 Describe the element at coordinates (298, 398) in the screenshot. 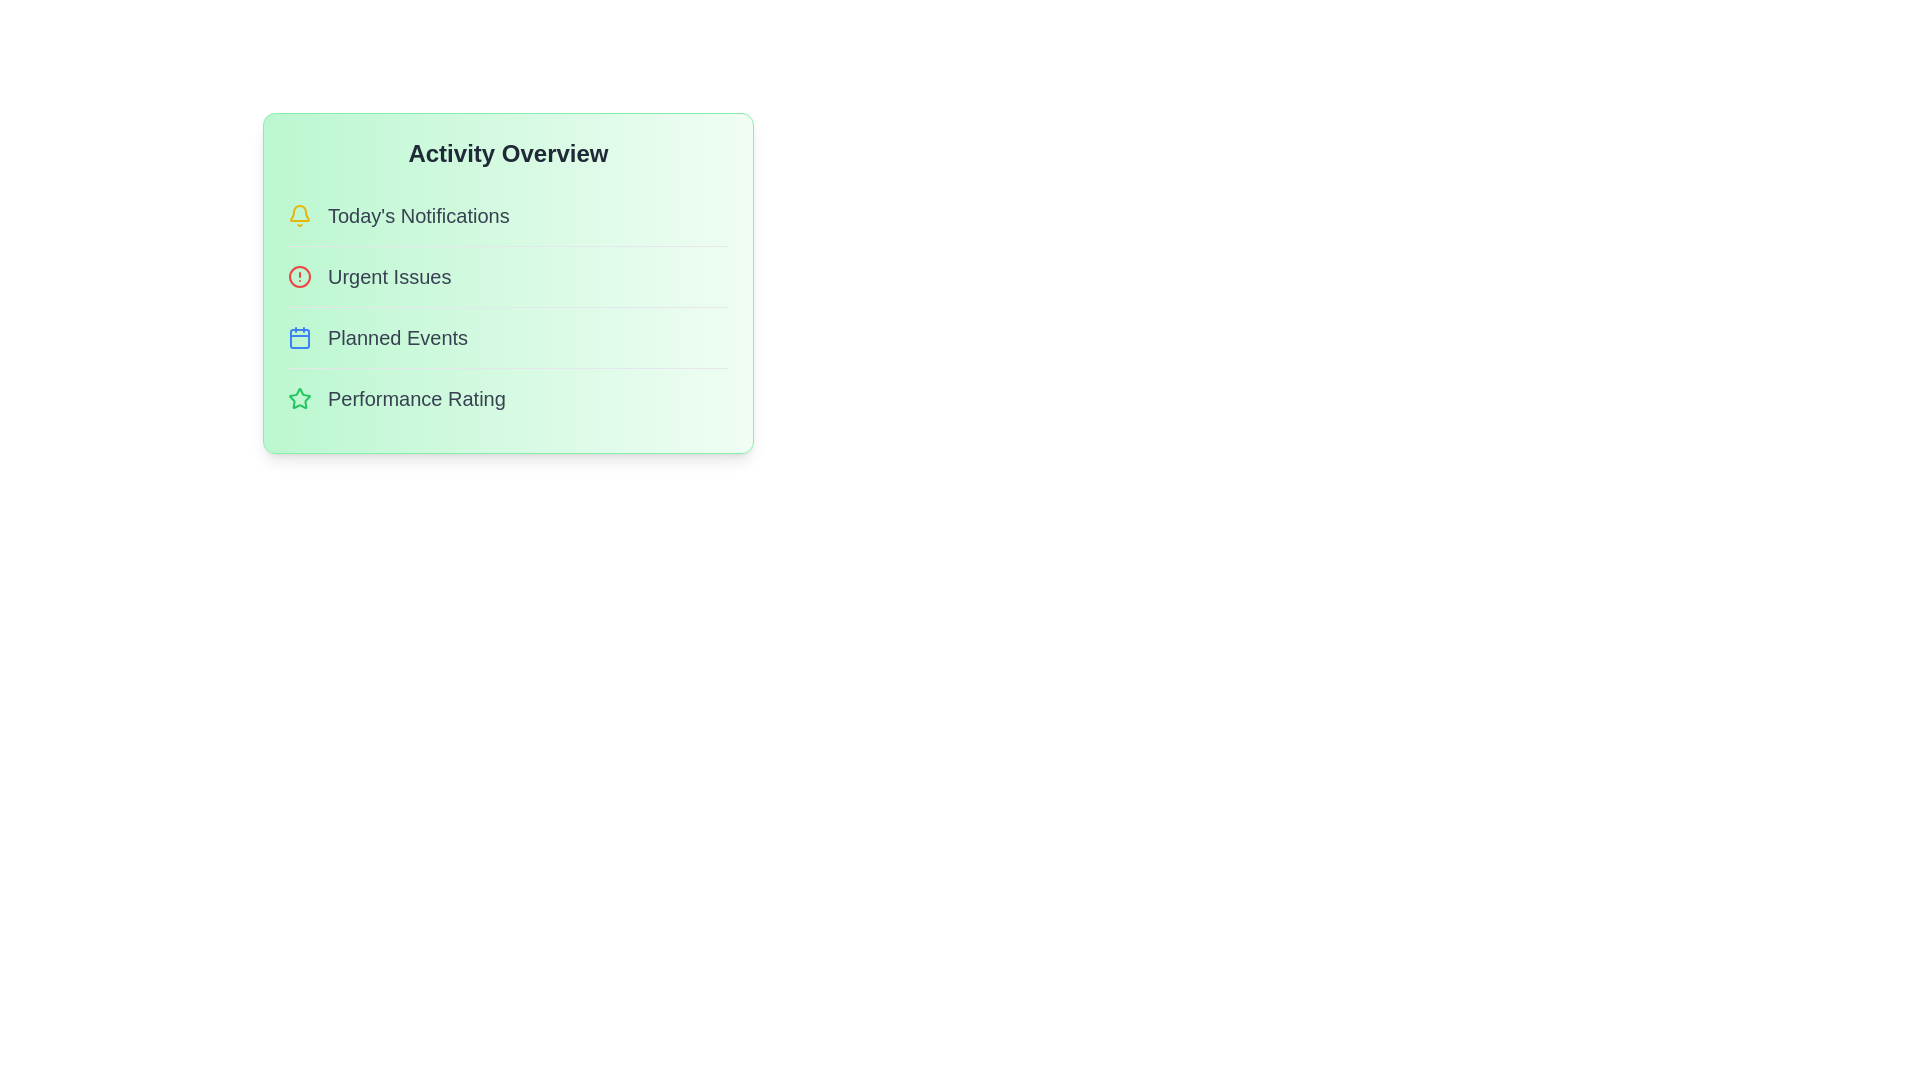

I see `the performance rating indicator icon located to the left of the 'Performance Rating' text in the fourth row of the vertical list within the green 'Activity Overview' panel` at that location.